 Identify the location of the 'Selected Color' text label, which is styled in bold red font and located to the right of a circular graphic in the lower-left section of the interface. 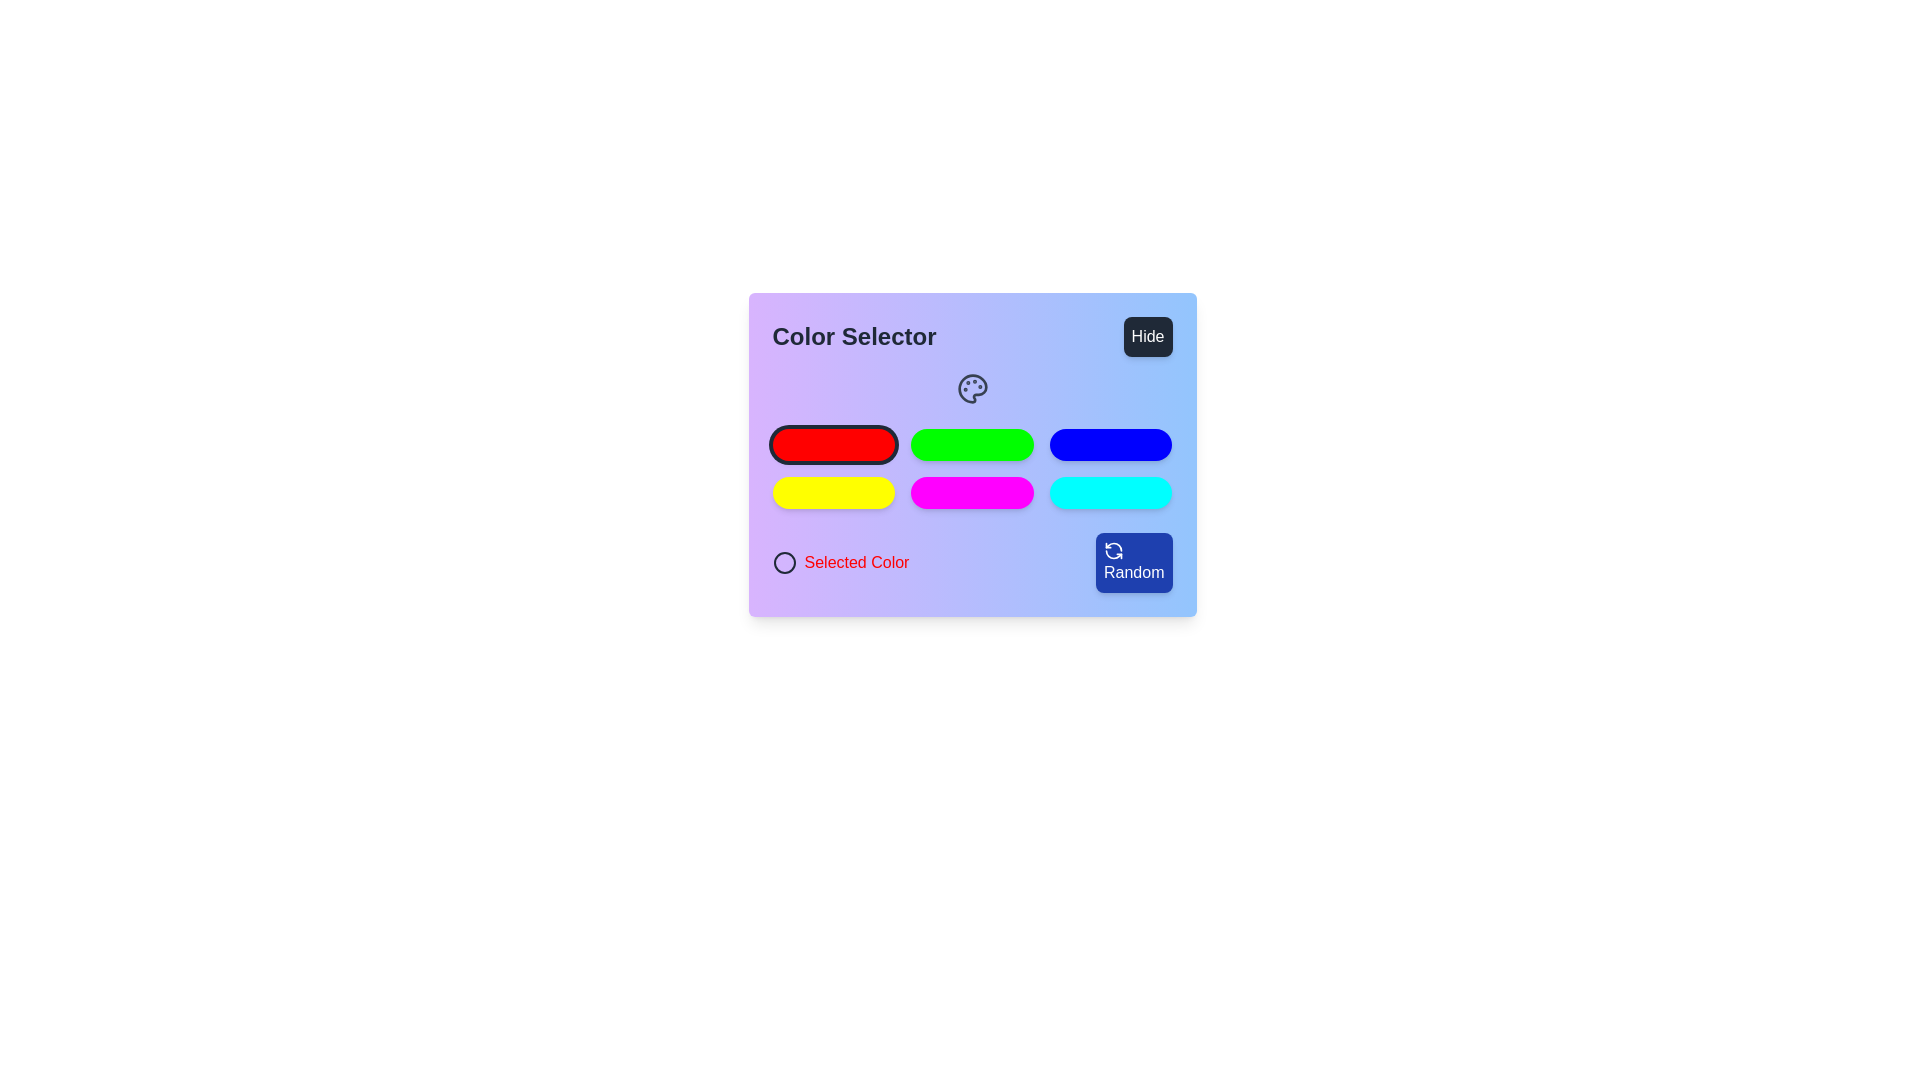
(856, 563).